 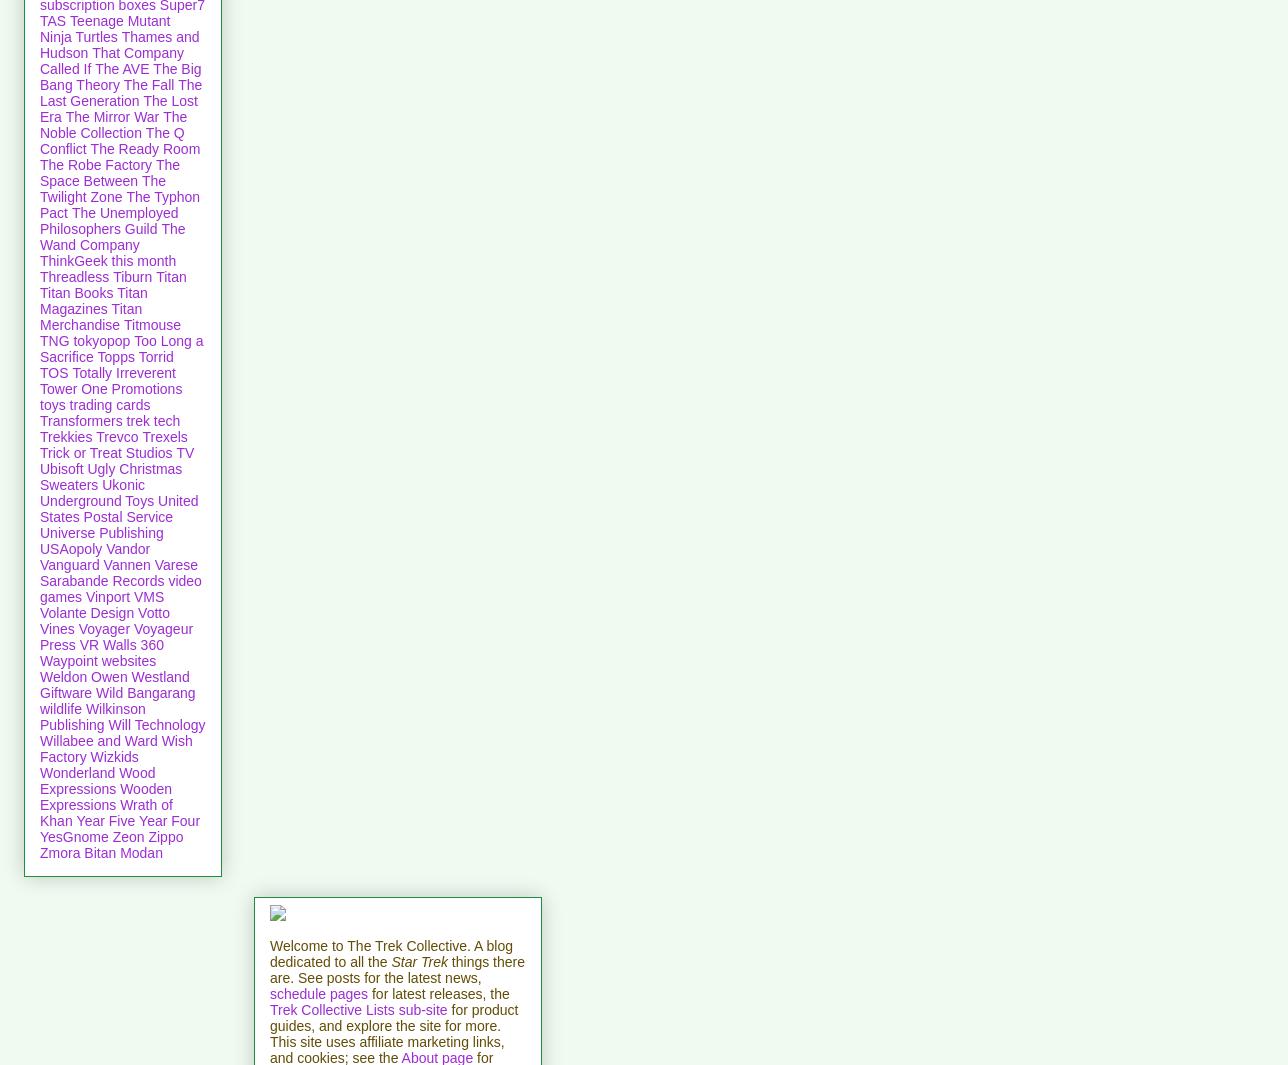 What do you see at coordinates (40, 338) in the screenshot?
I see `'TNG'` at bounding box center [40, 338].